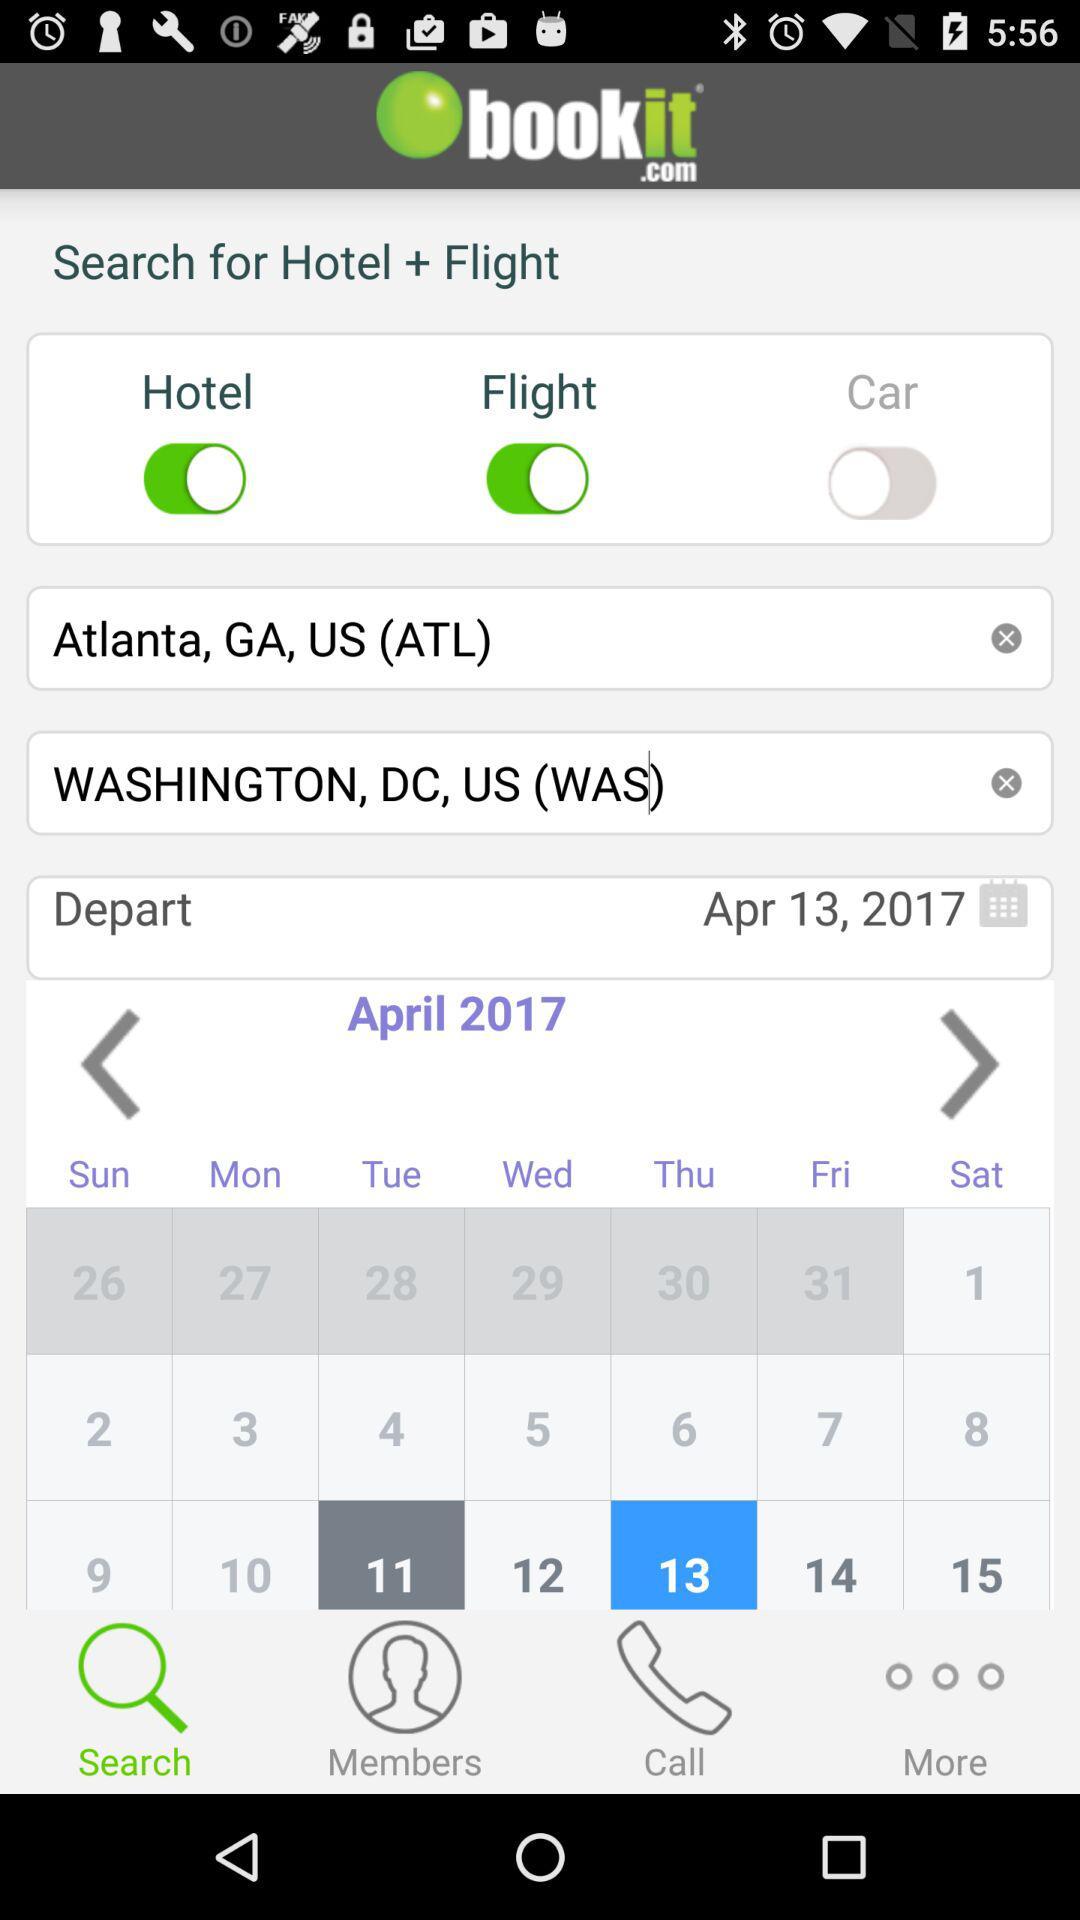 The width and height of the screenshot is (1080, 1920). What do you see at coordinates (540, 781) in the screenshot?
I see `the washington dc us icon` at bounding box center [540, 781].